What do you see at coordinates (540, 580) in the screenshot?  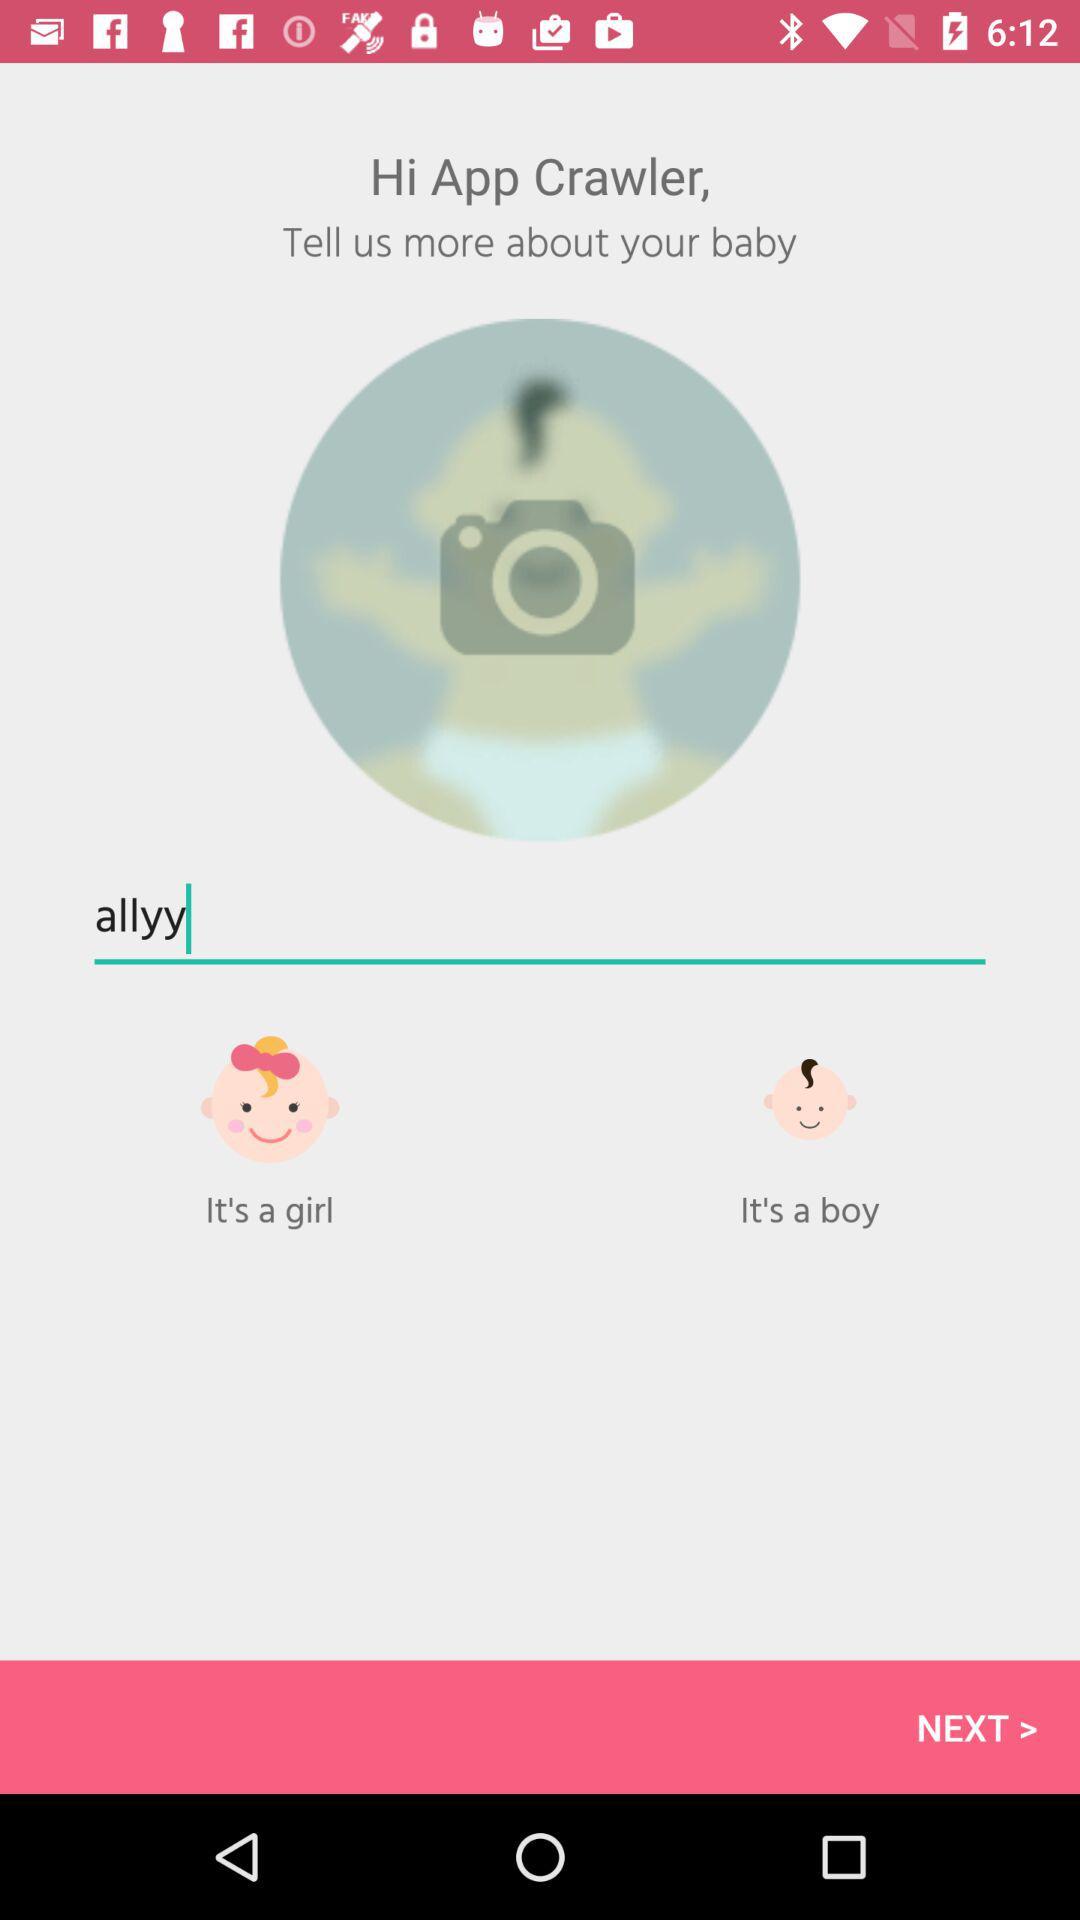 I see `the item below tell us more icon` at bounding box center [540, 580].